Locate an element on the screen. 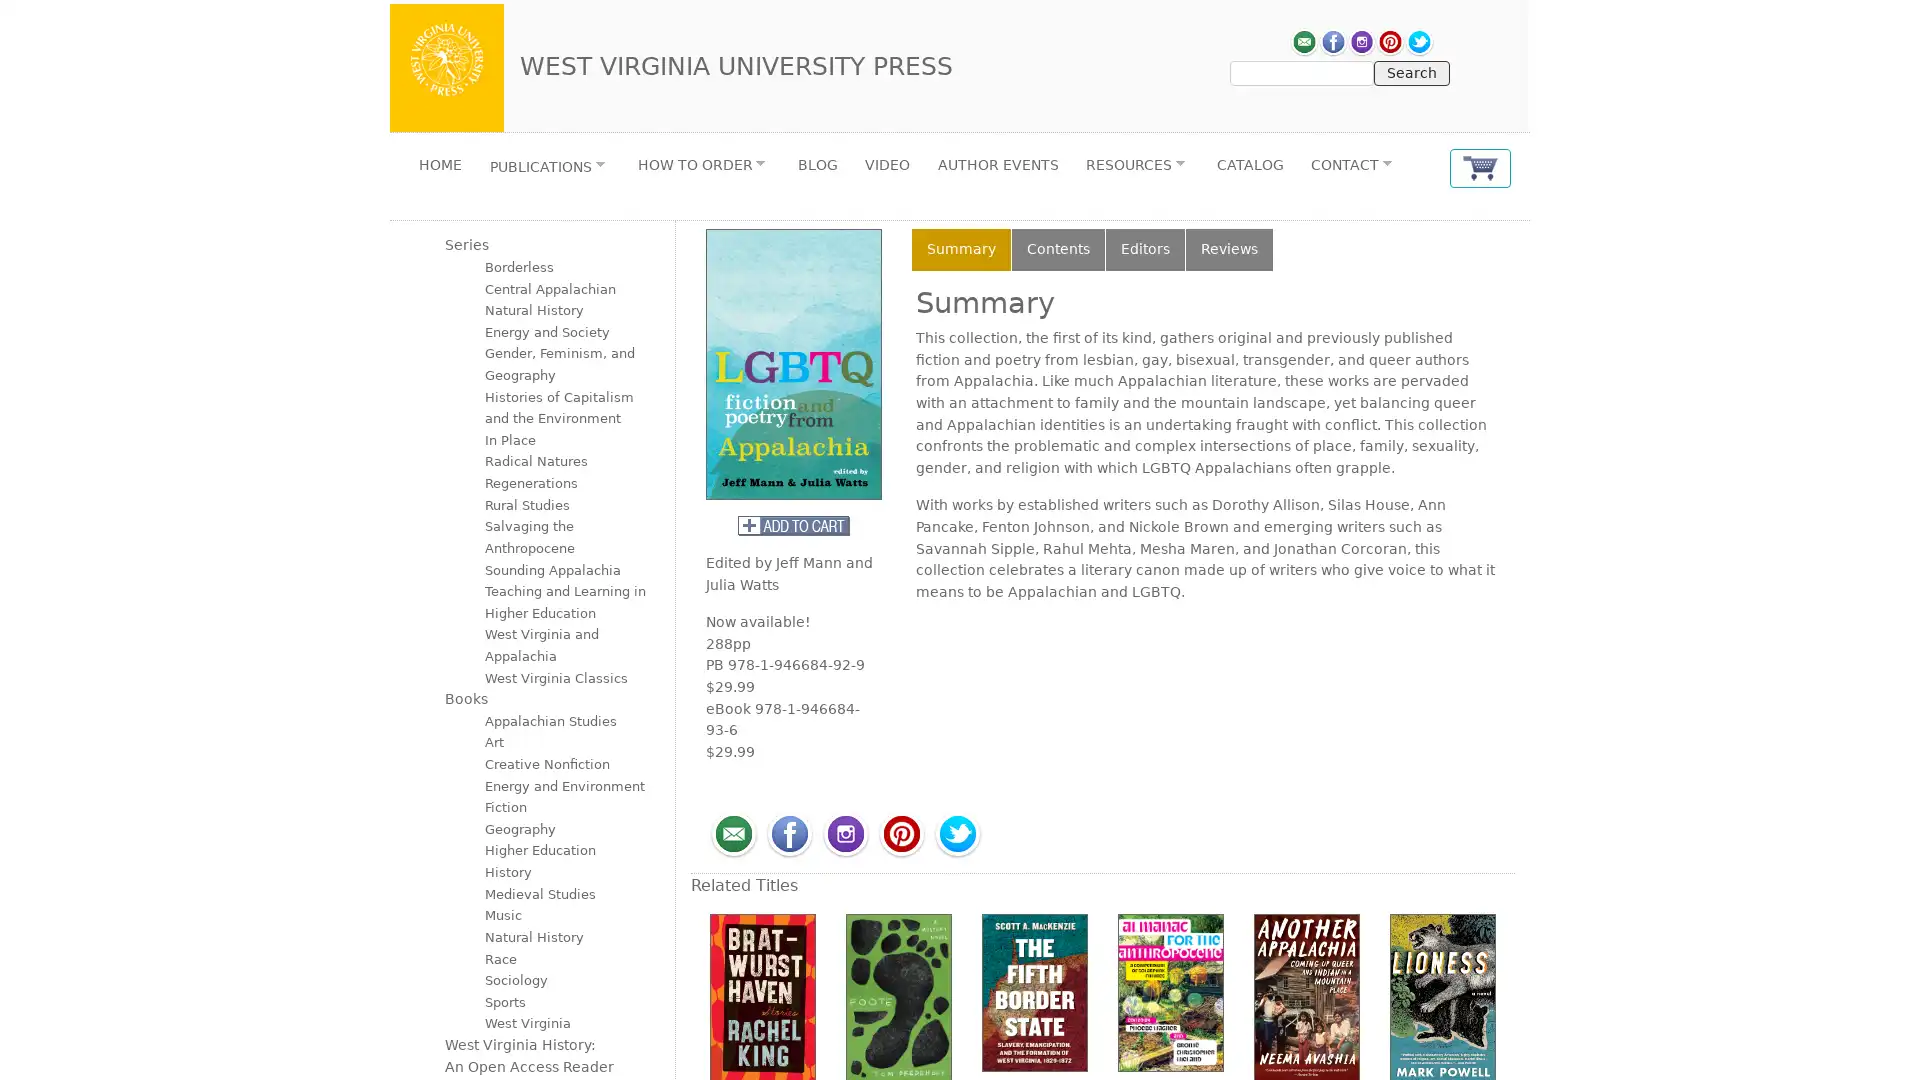 The width and height of the screenshot is (1920, 1080). Search is located at coordinates (1410, 71).